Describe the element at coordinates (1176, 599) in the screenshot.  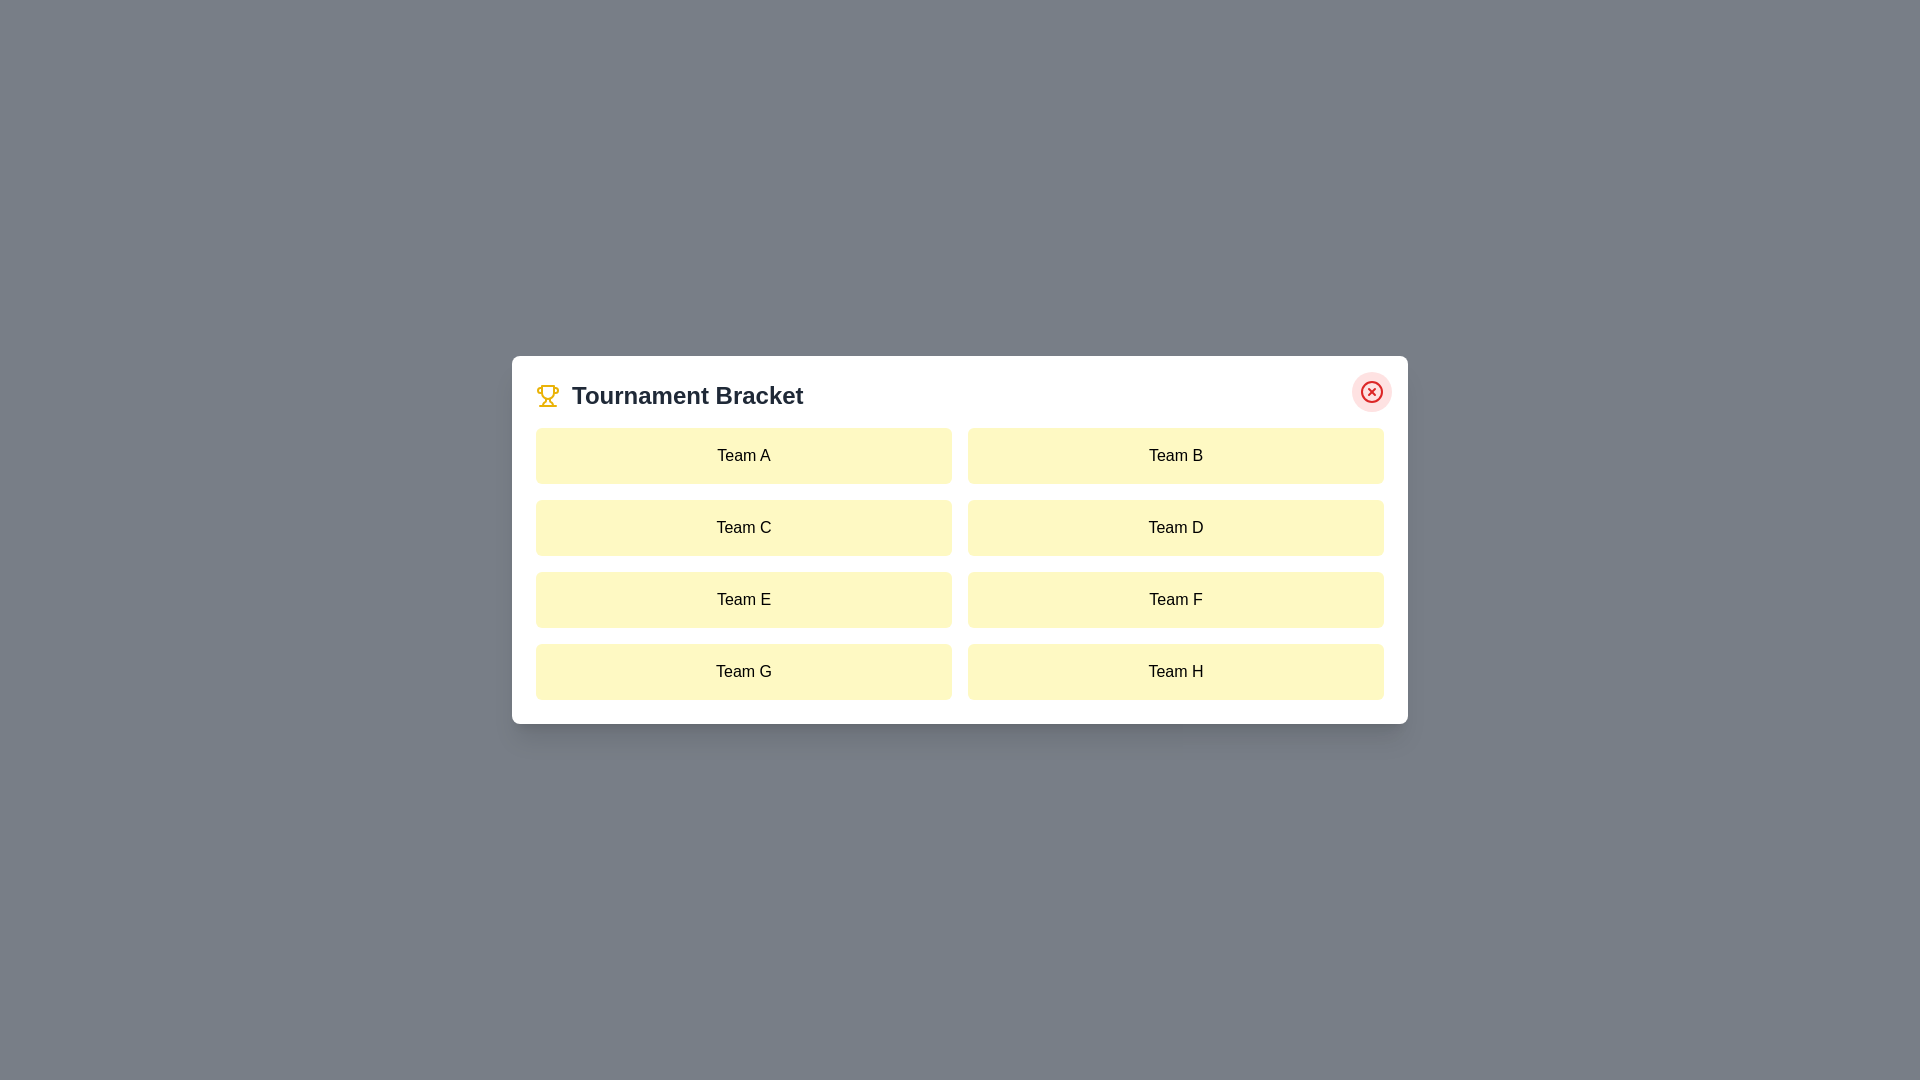
I see `the team item labeled Team F` at that location.